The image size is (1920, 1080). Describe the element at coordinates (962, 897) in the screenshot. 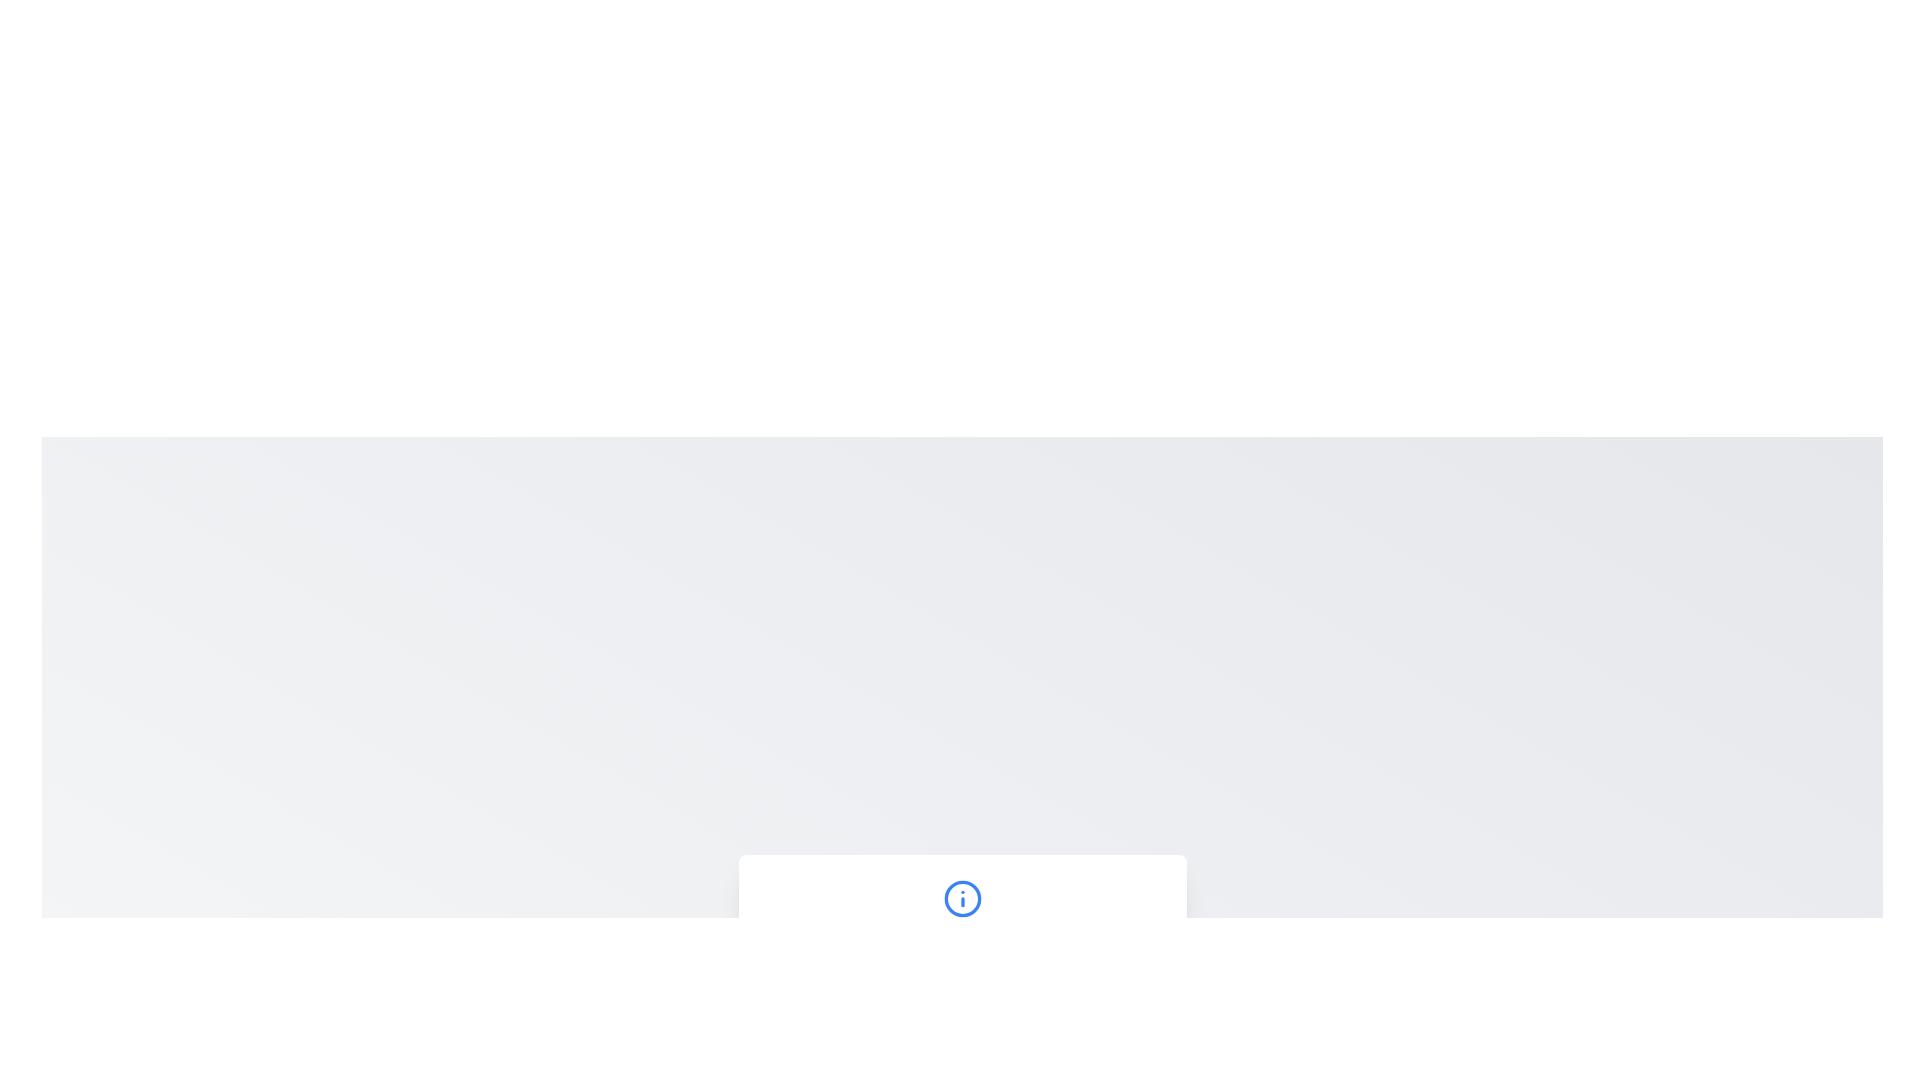

I see `the informational cue icon located just below the 'Action Confirmation Required' heading` at that location.